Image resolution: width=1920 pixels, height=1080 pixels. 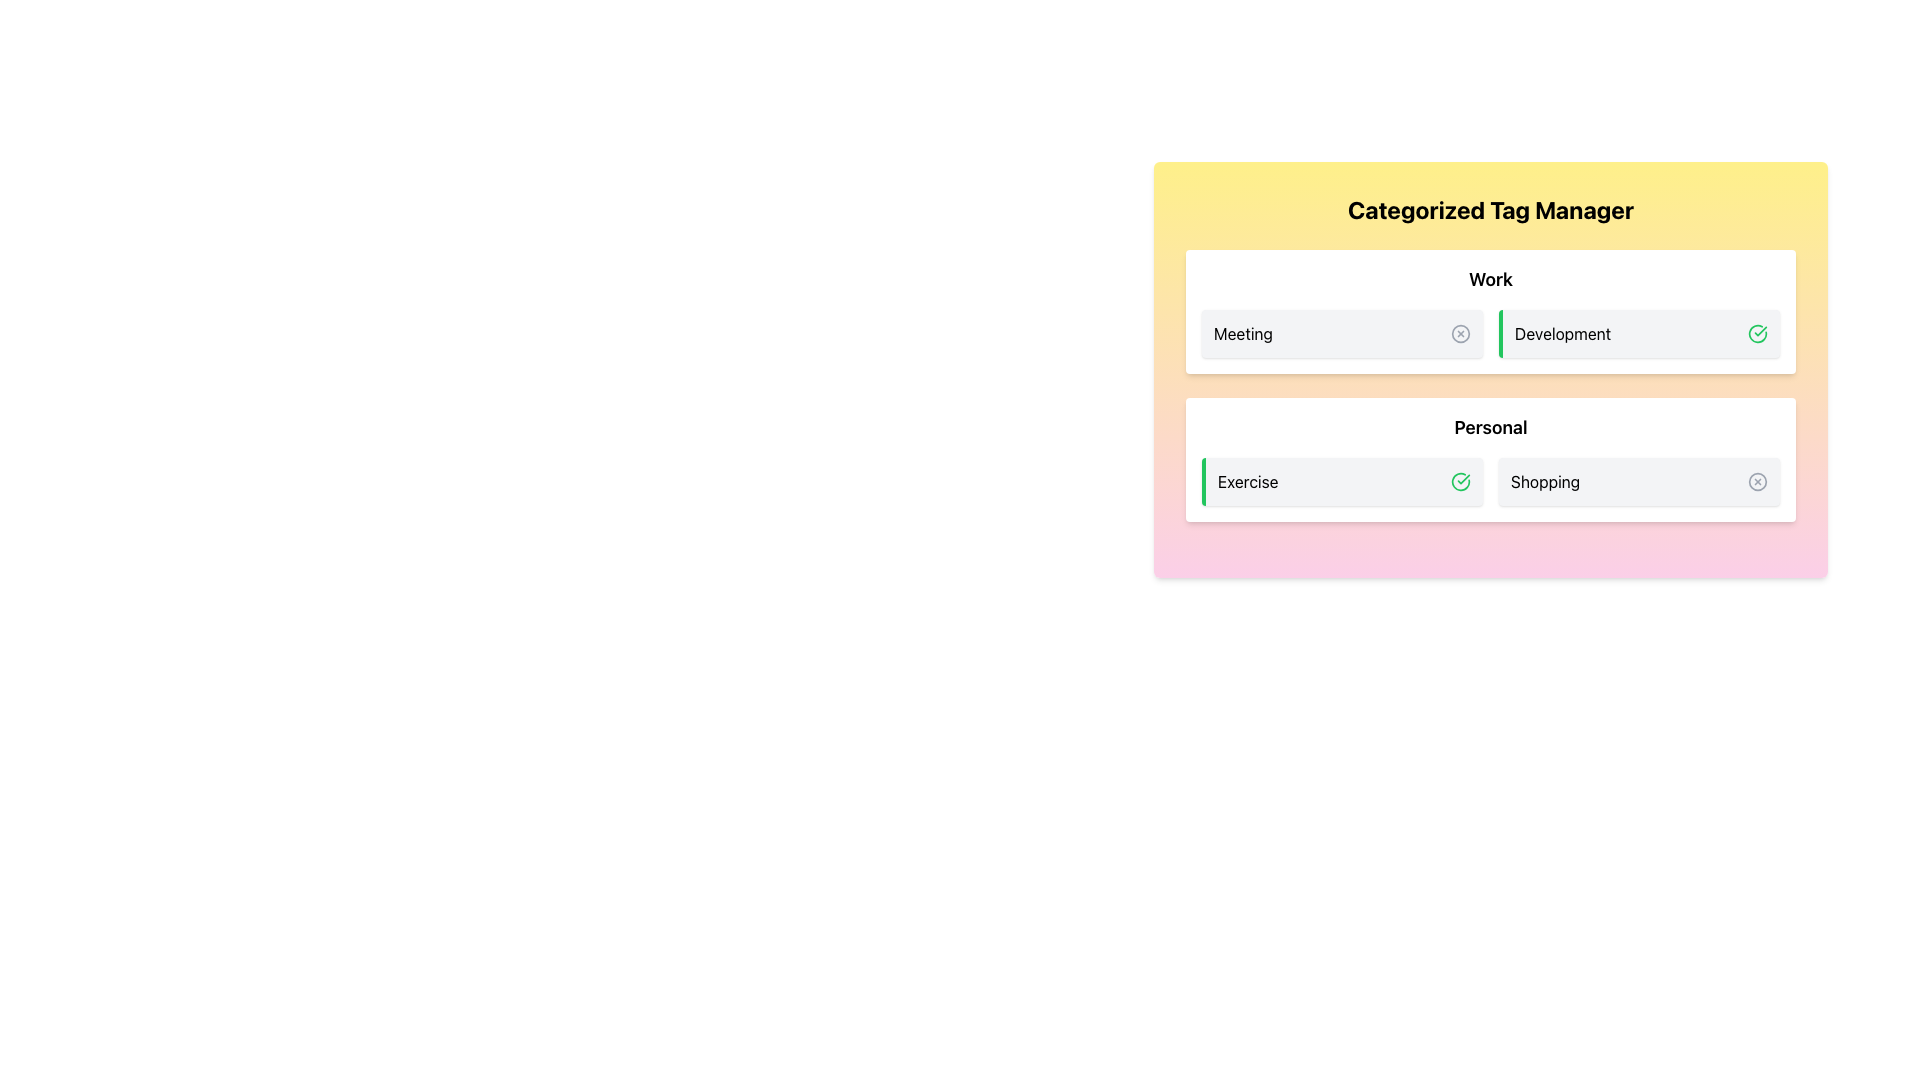 What do you see at coordinates (1460, 333) in the screenshot?
I see `the circular icon with close functionality located in the 'Work' section, positioned to the right of the 'Meeting' label and left of the 'Development' label` at bounding box center [1460, 333].